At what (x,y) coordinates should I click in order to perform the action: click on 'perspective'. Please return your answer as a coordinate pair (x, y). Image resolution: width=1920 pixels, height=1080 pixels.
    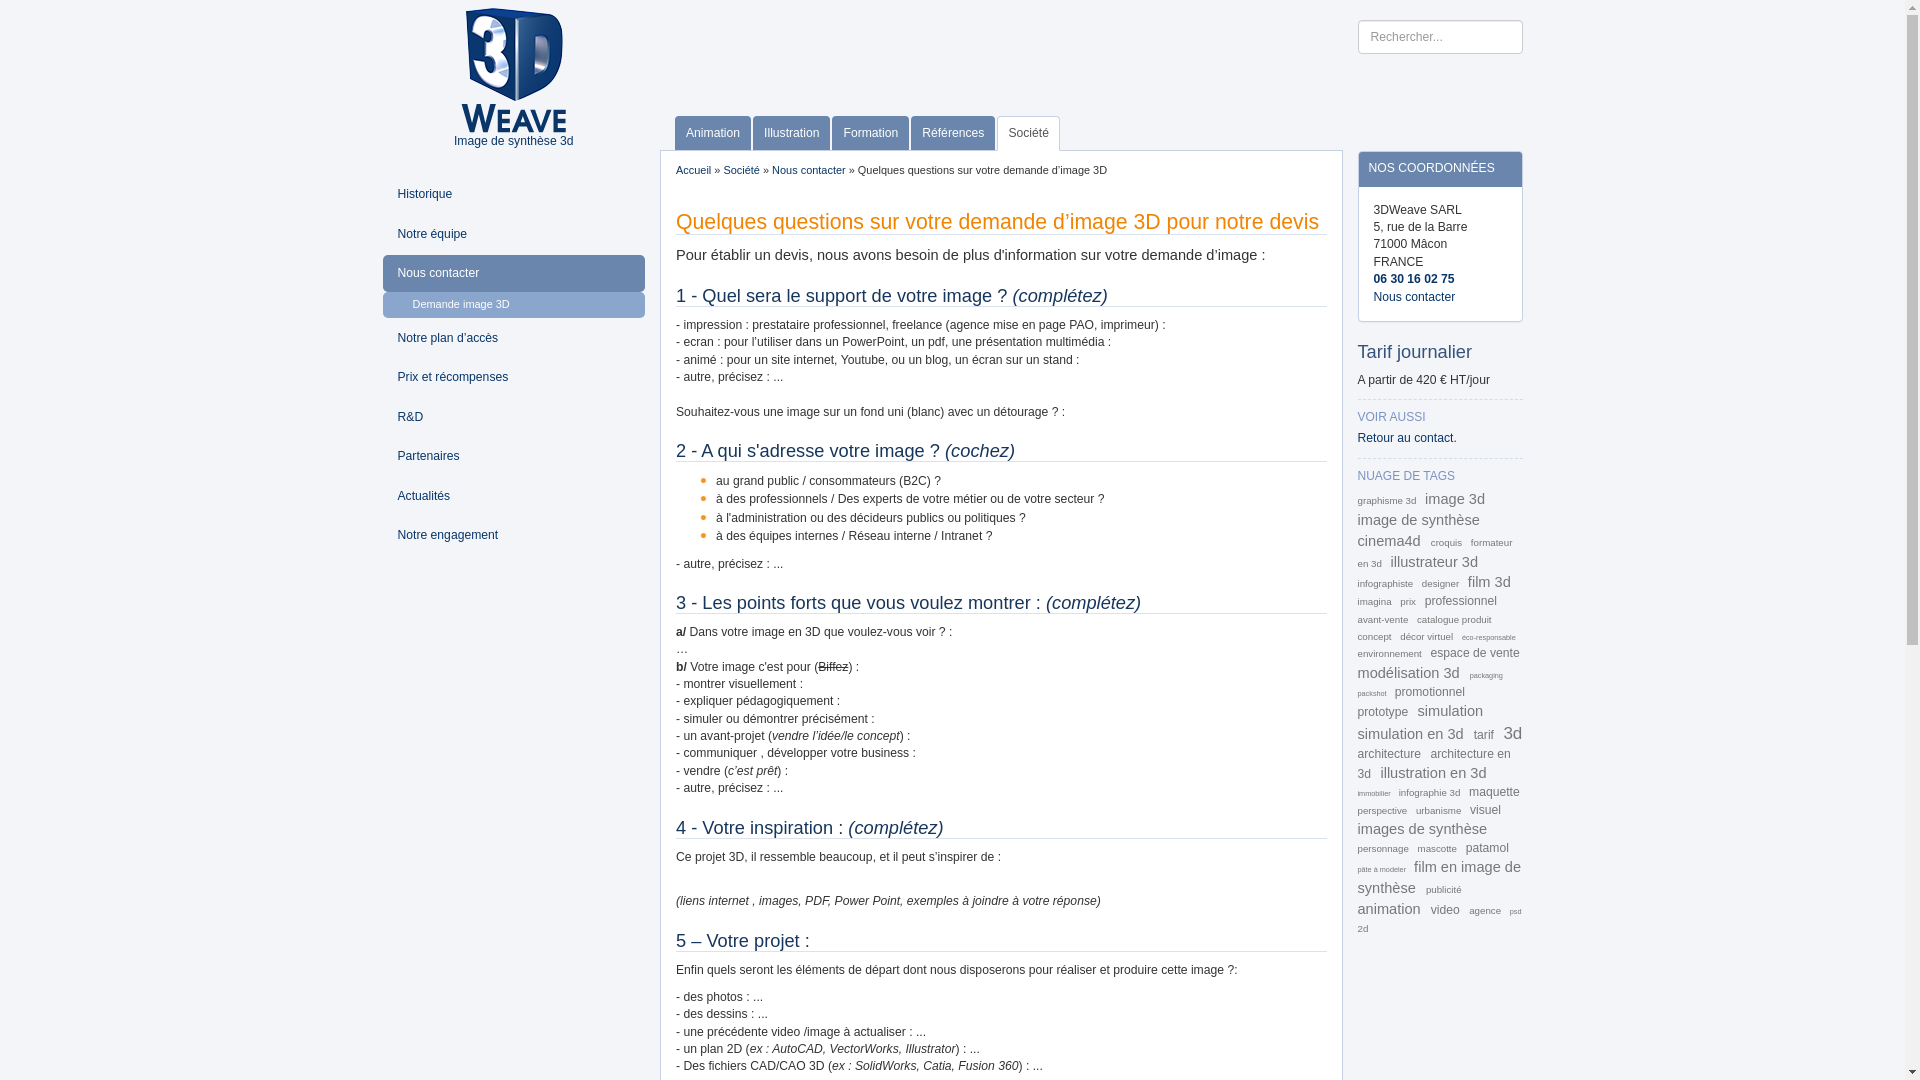
    Looking at the image, I should click on (1382, 810).